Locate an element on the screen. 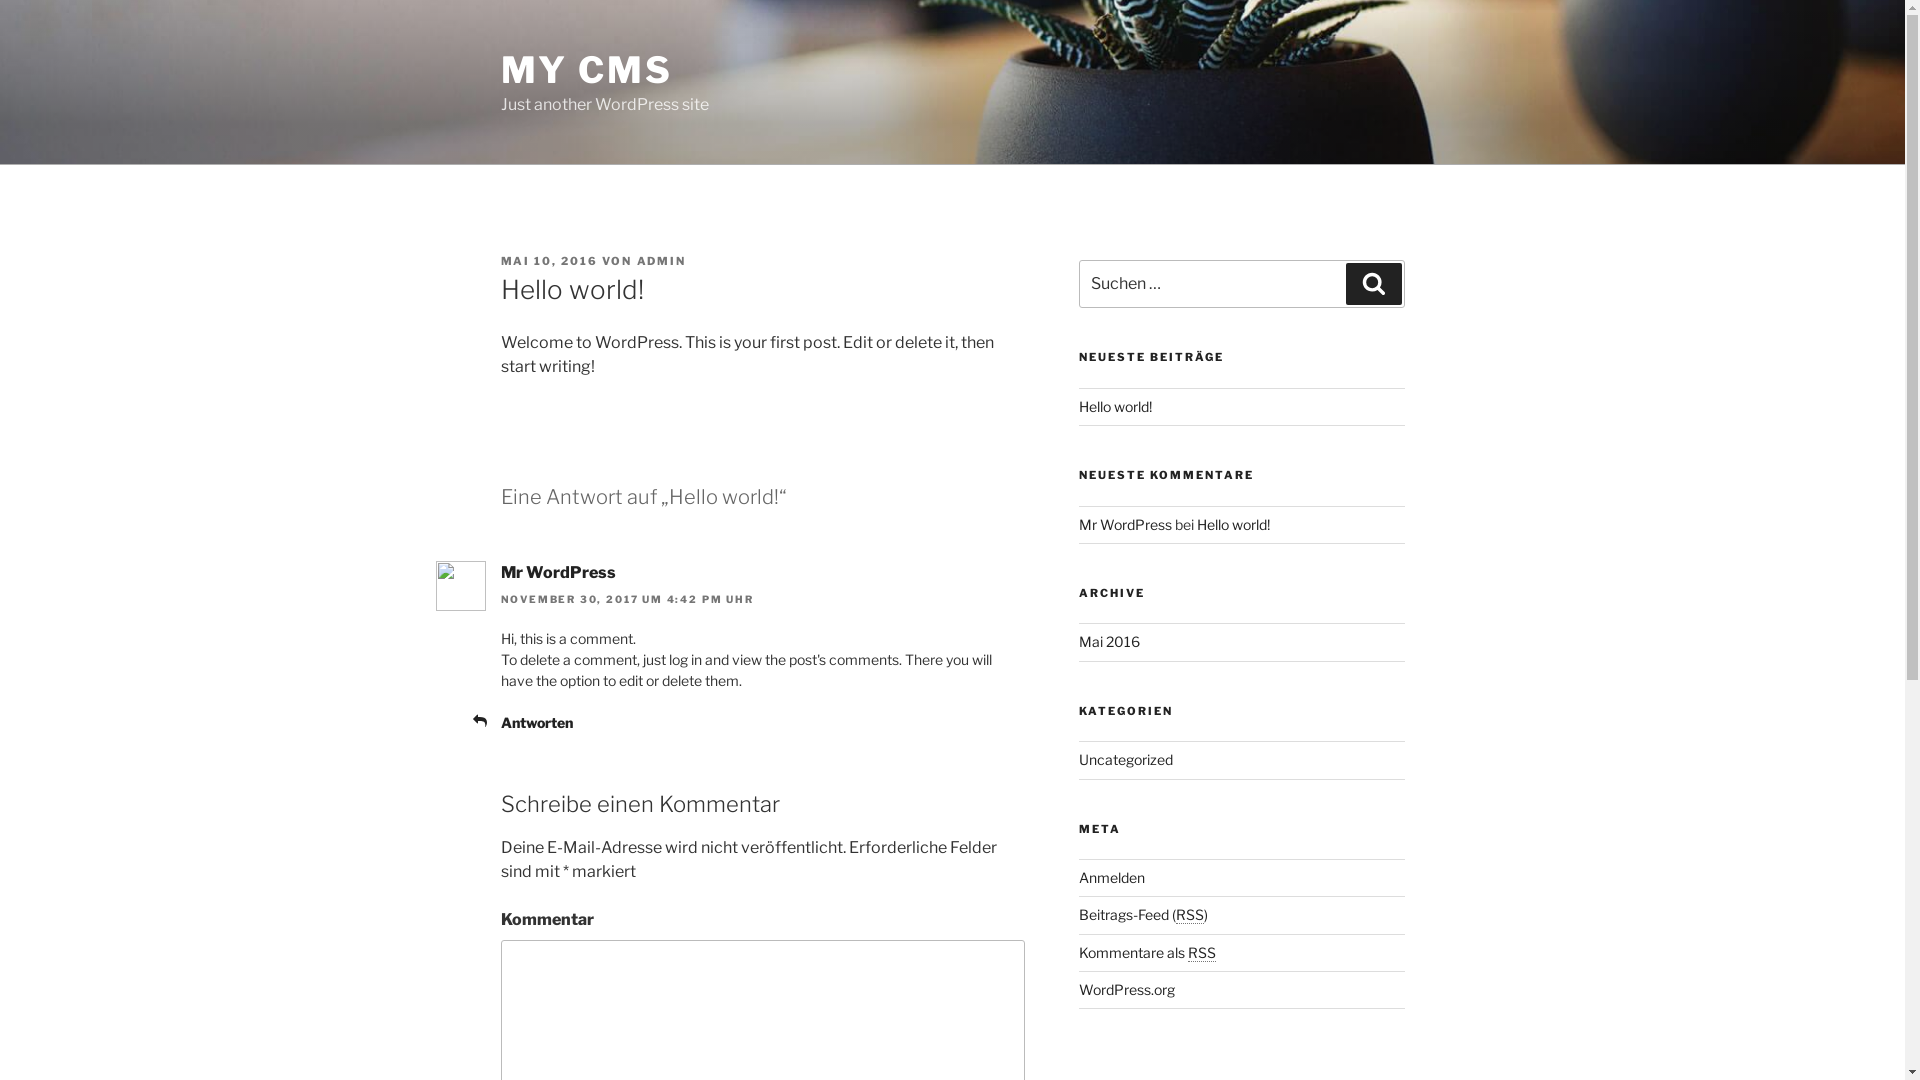 This screenshot has width=1920, height=1080. 'Anmelden' is located at coordinates (1111, 876).